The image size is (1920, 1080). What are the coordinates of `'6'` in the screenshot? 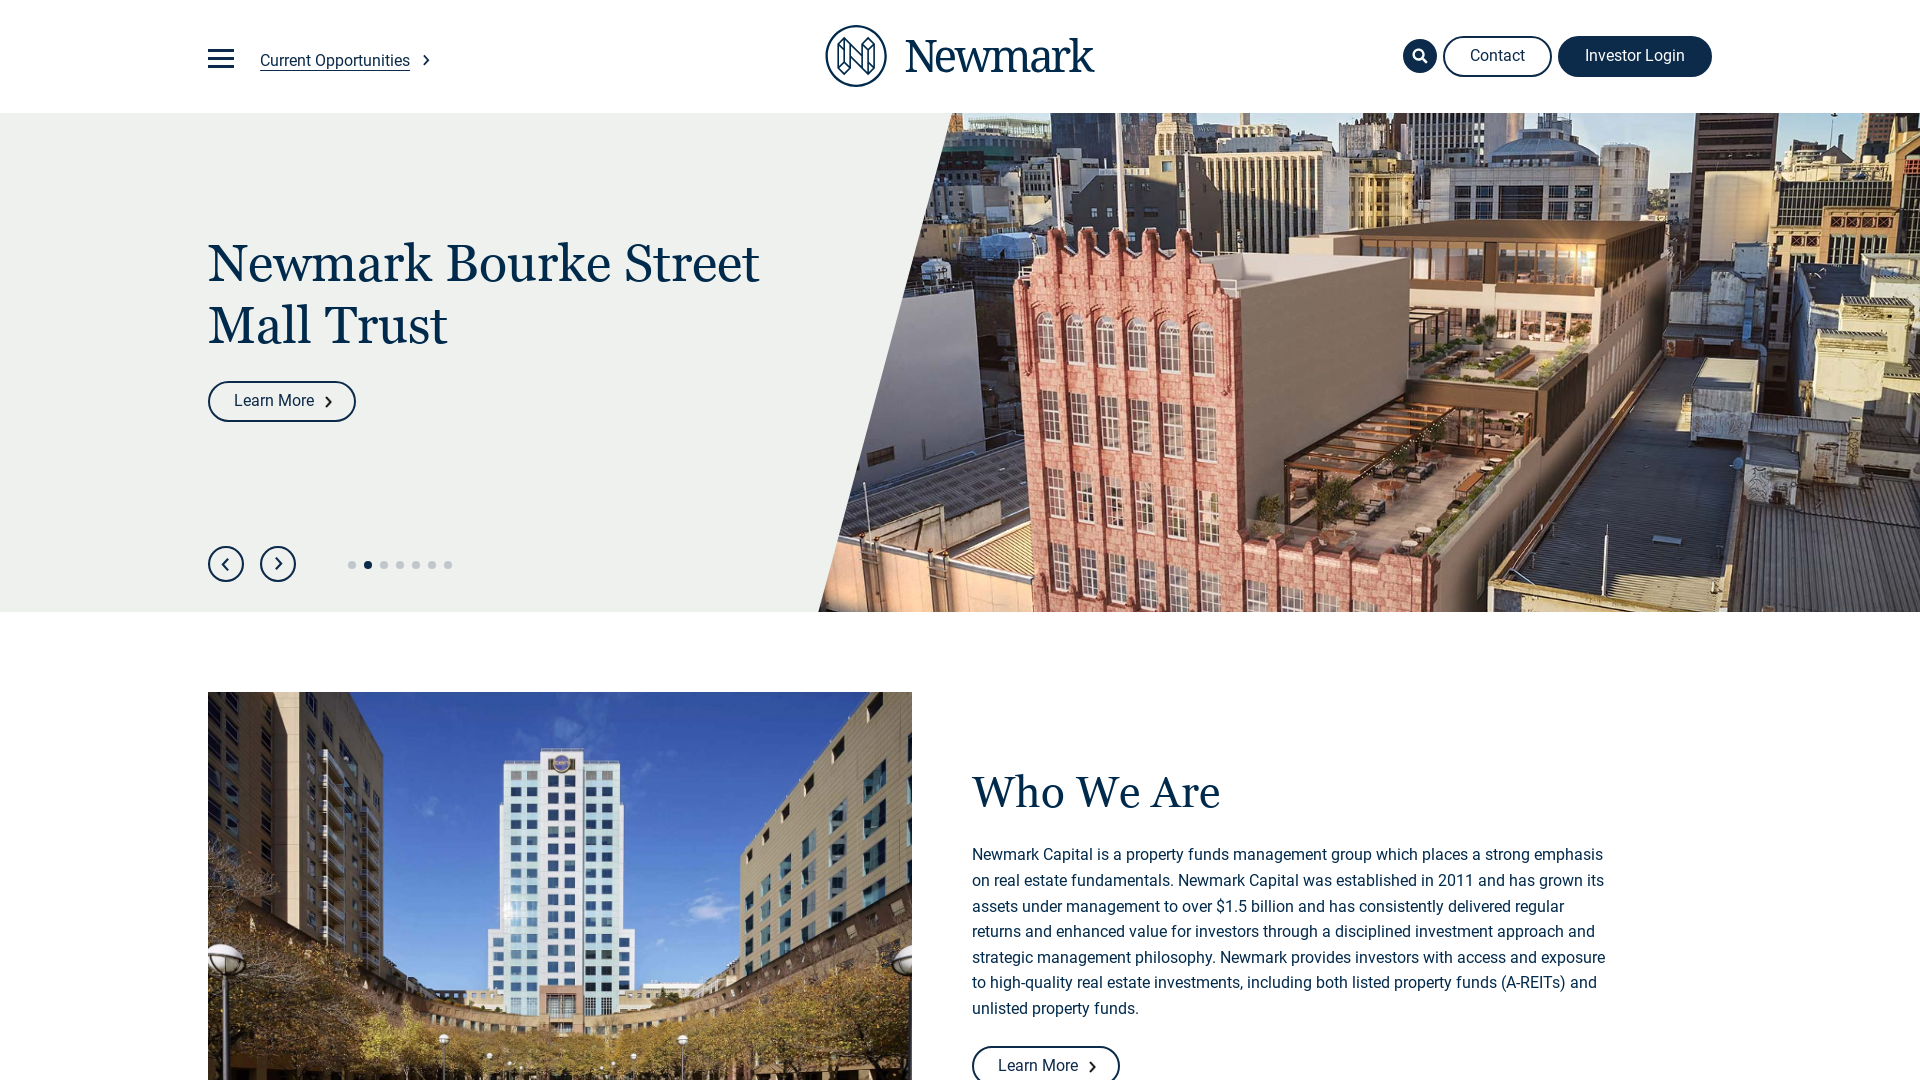 It's located at (432, 562).